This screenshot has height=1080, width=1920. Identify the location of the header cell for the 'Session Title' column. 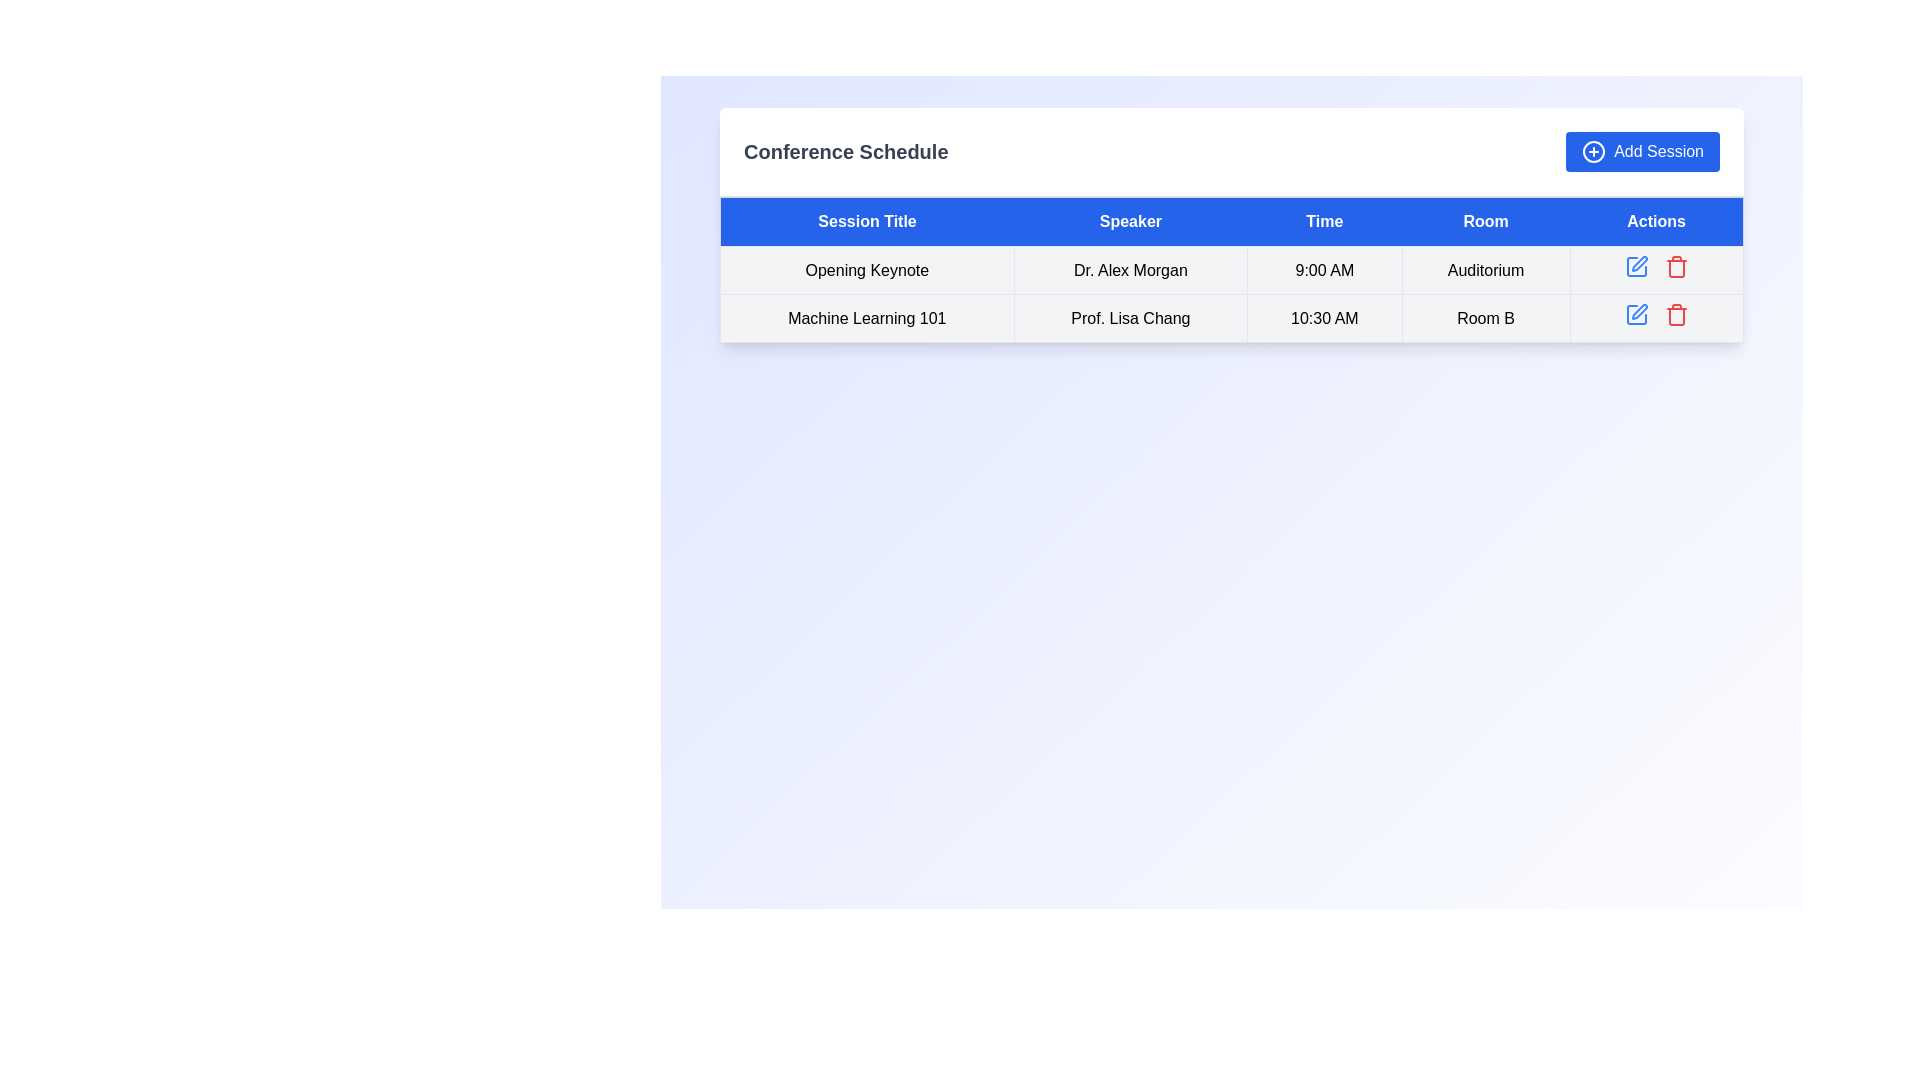
(867, 222).